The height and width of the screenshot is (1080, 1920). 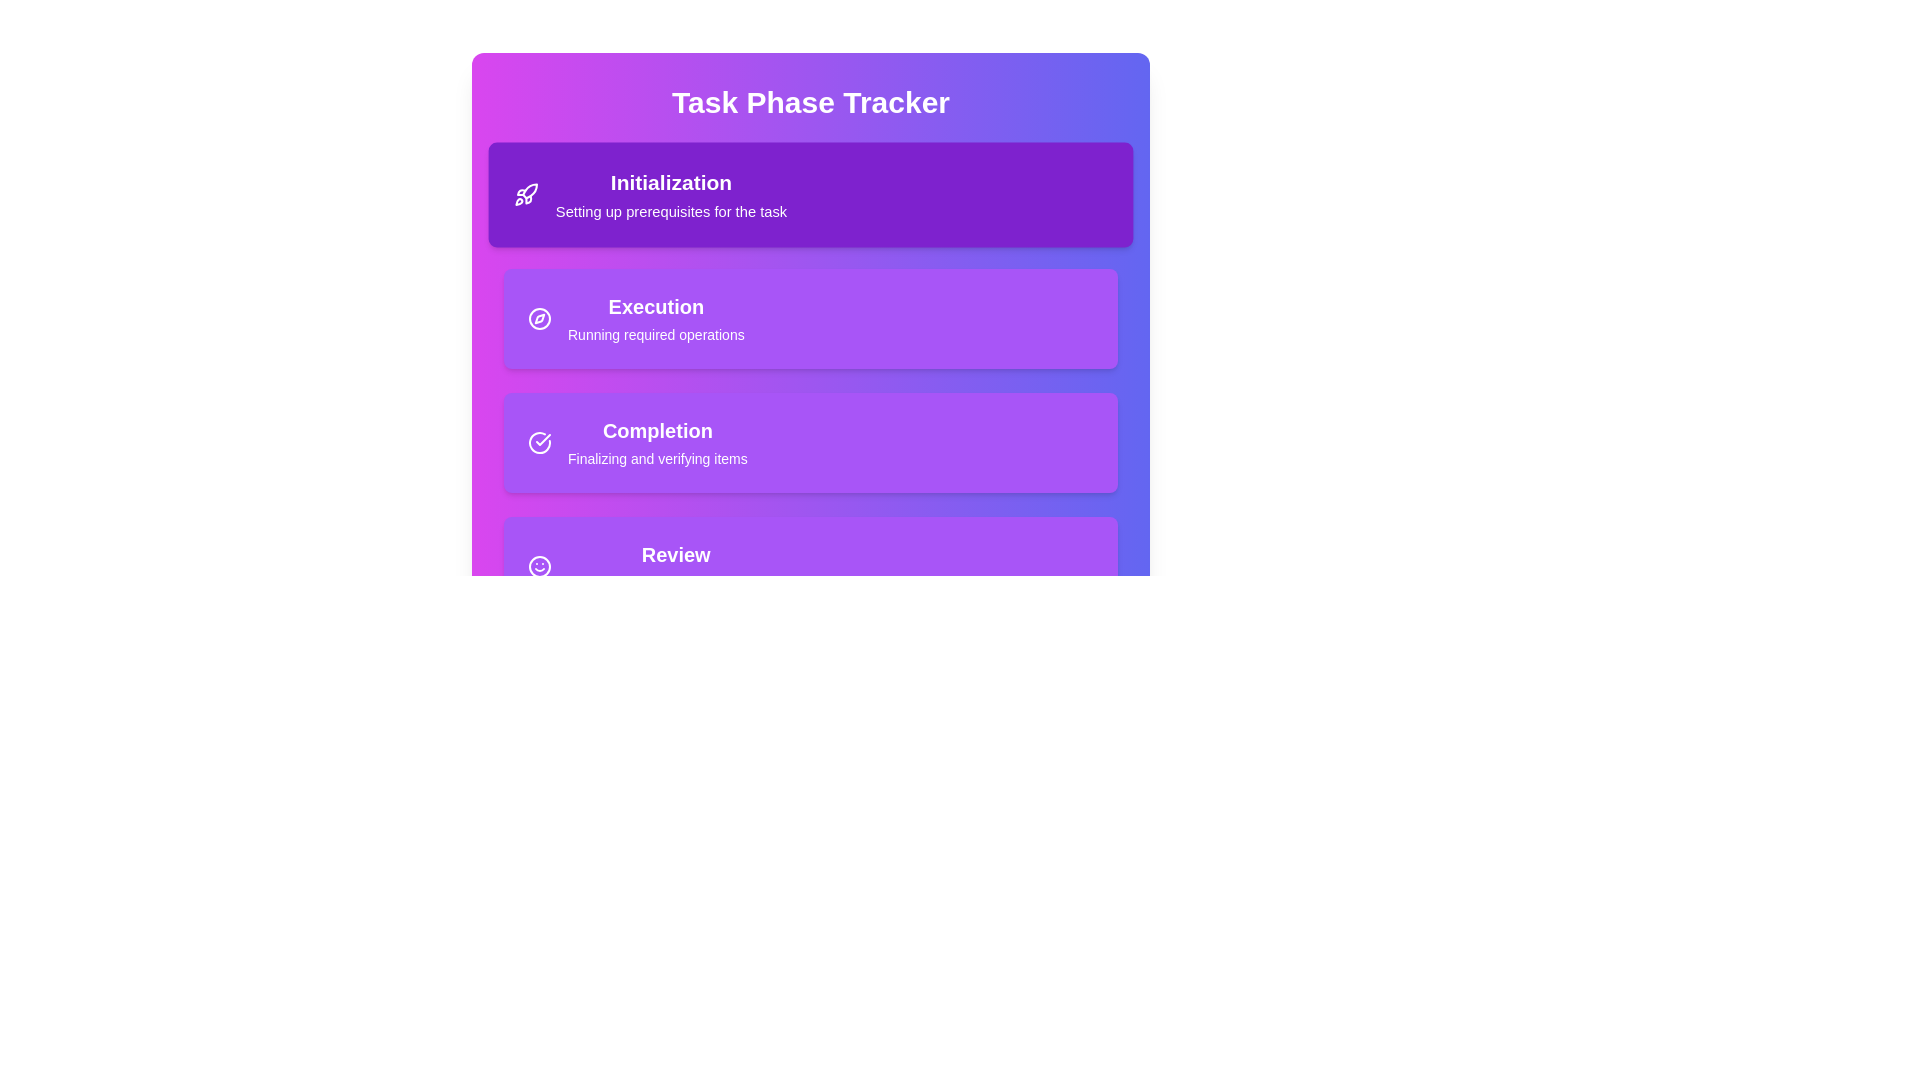 What do you see at coordinates (539, 318) in the screenshot?
I see `the circular SVG graphical component with a white outline located centrally within the compass icon in the 'Execution' row` at bounding box center [539, 318].